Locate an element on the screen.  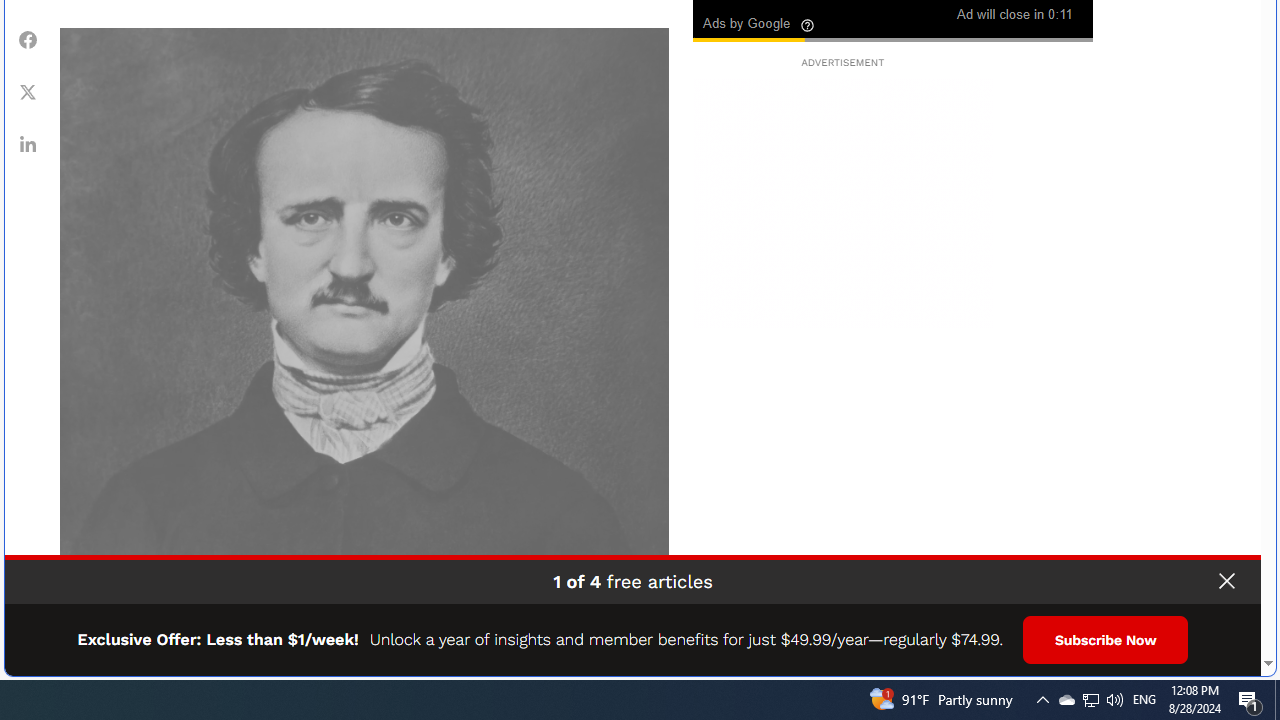
'Class: fs-icon fs-icon--linkedin' is located at coordinates (28, 142).